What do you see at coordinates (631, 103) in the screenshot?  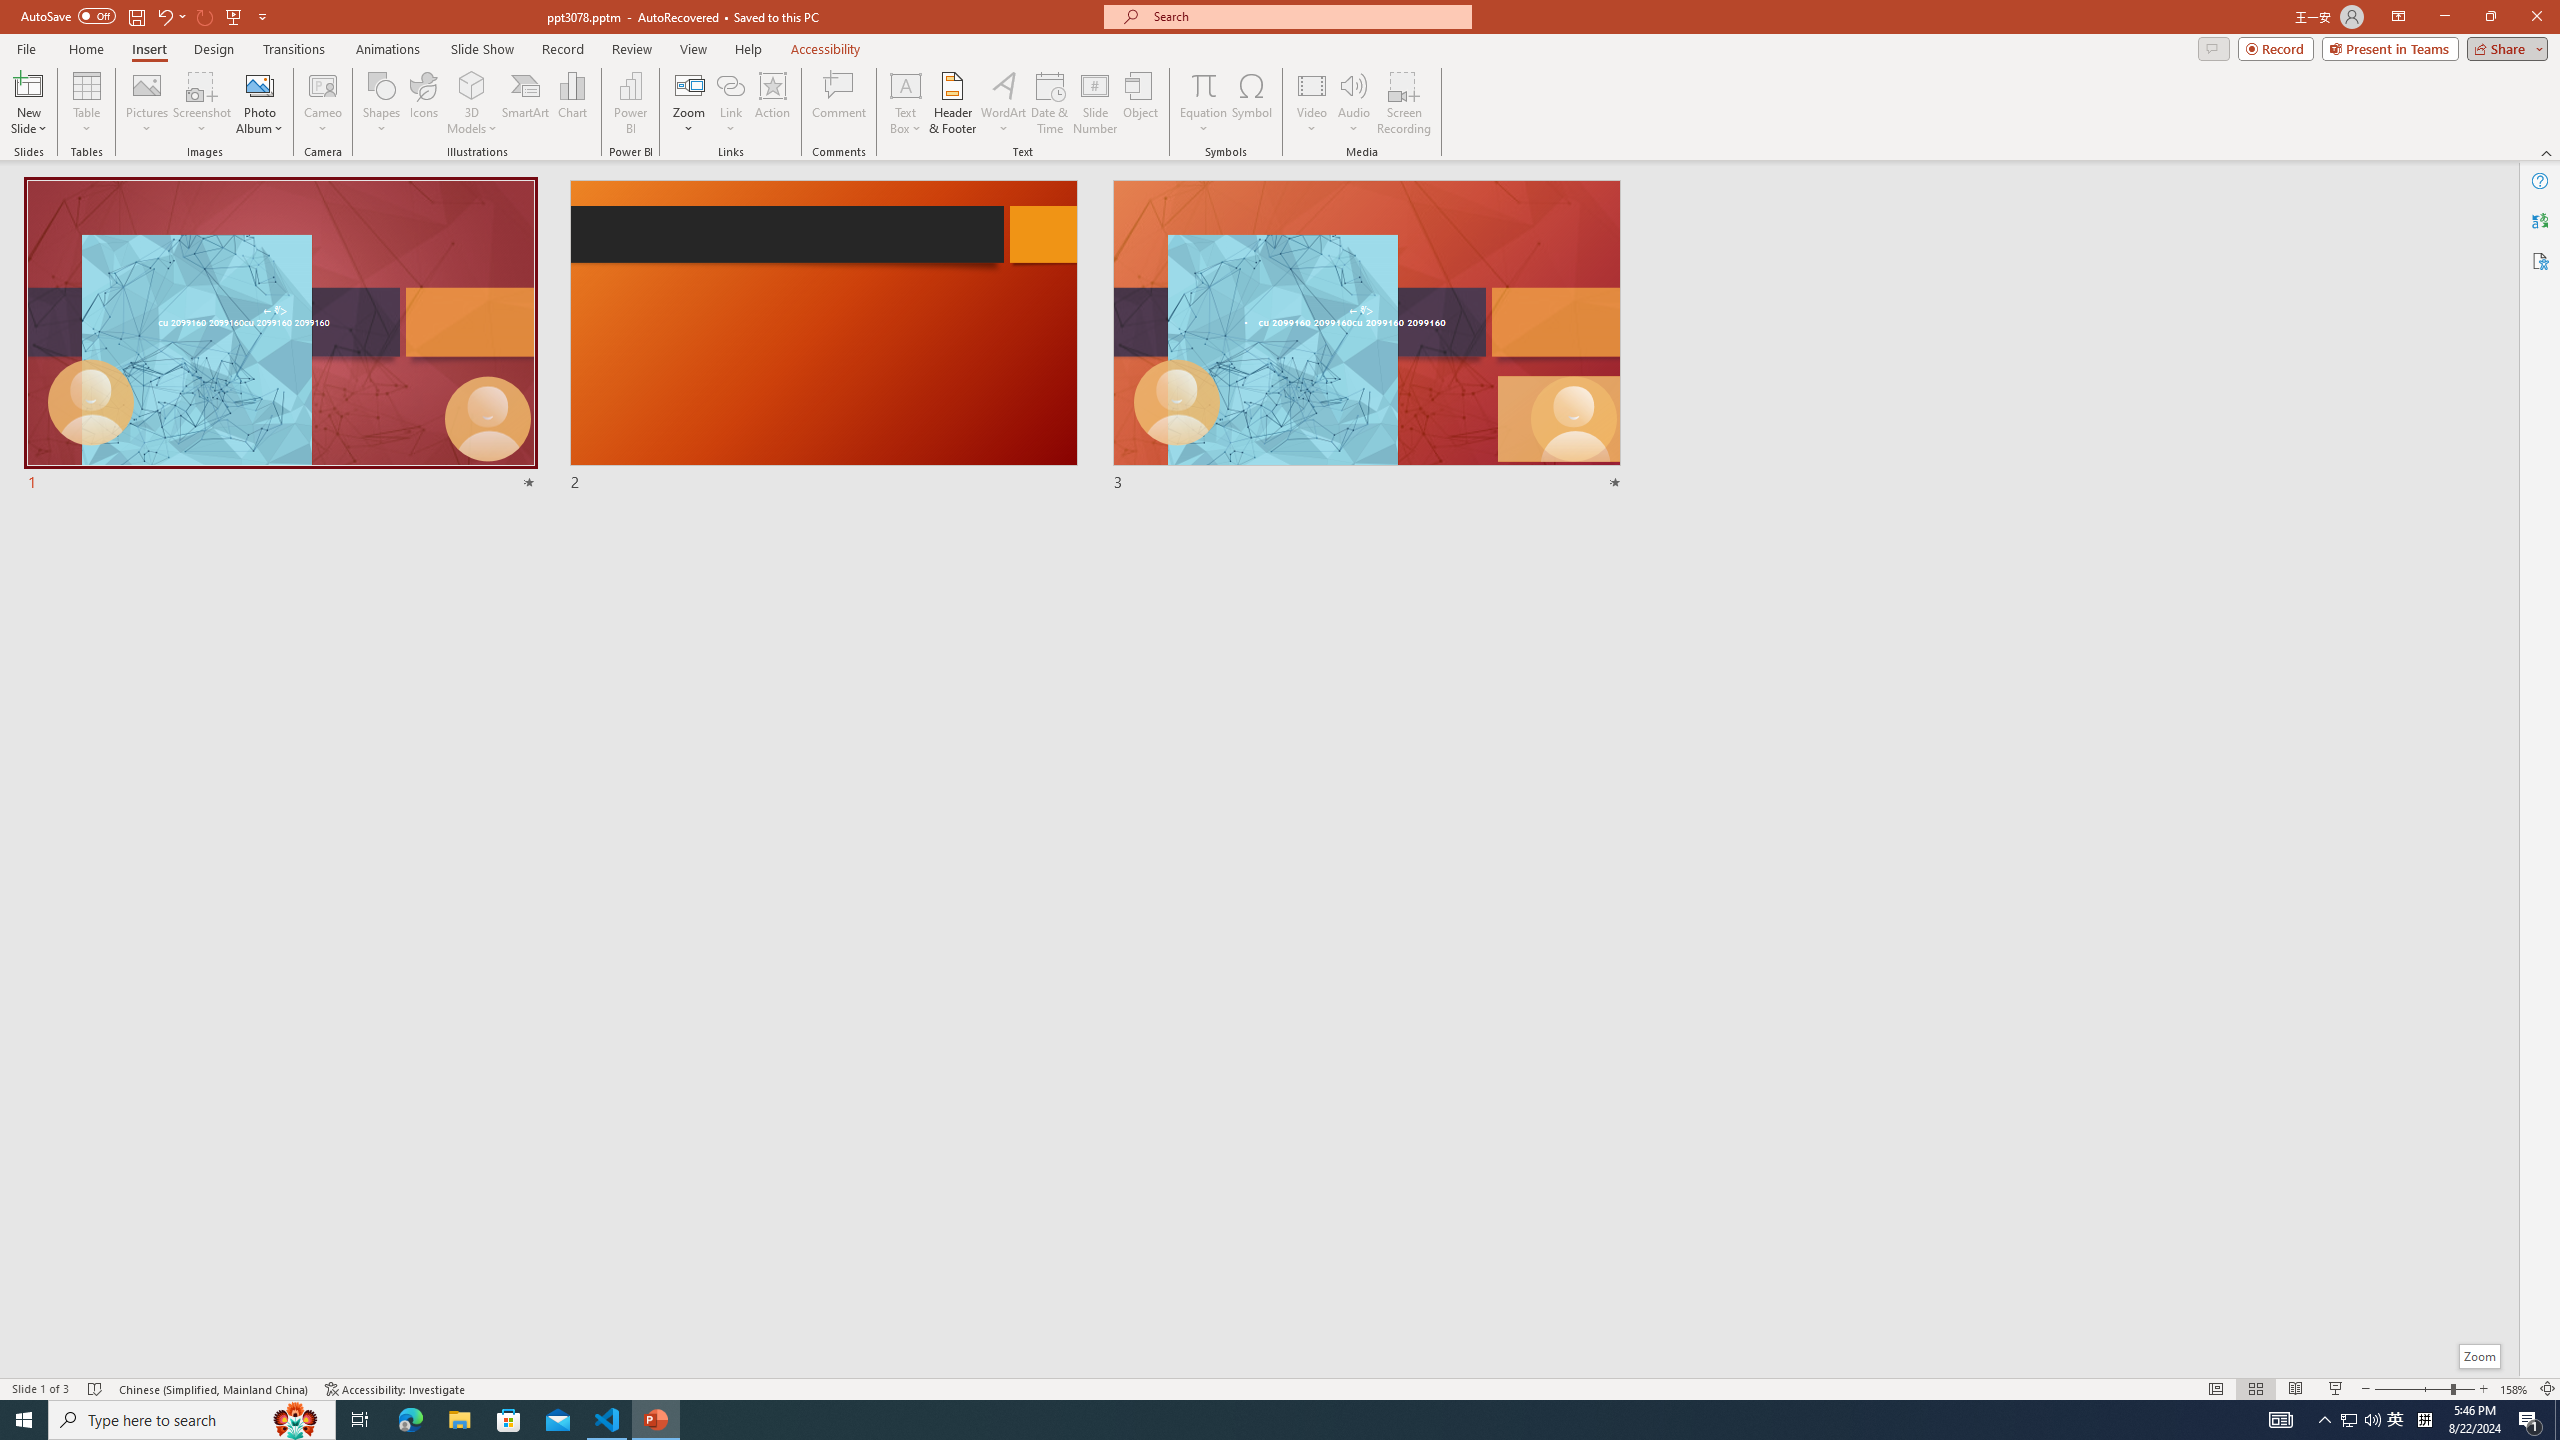 I see `'Power BI'` at bounding box center [631, 103].